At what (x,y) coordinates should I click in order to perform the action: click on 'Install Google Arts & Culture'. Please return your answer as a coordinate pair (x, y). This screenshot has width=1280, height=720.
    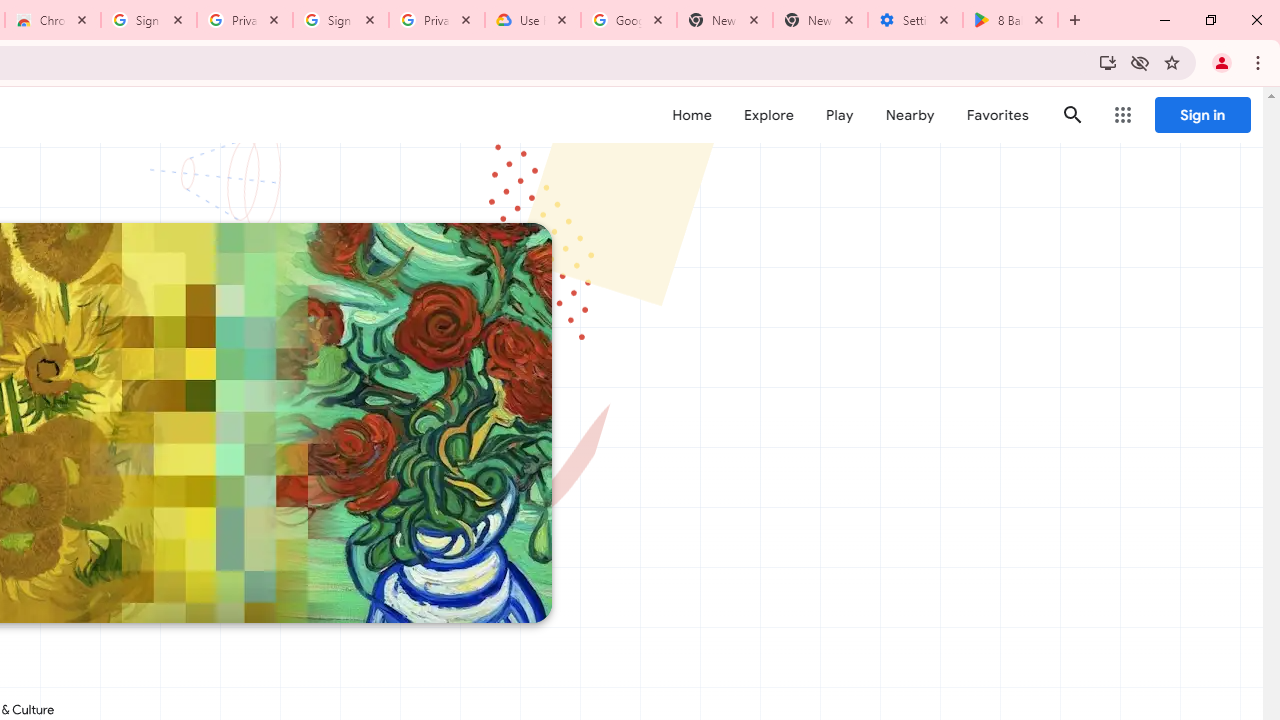
    Looking at the image, I should click on (1106, 61).